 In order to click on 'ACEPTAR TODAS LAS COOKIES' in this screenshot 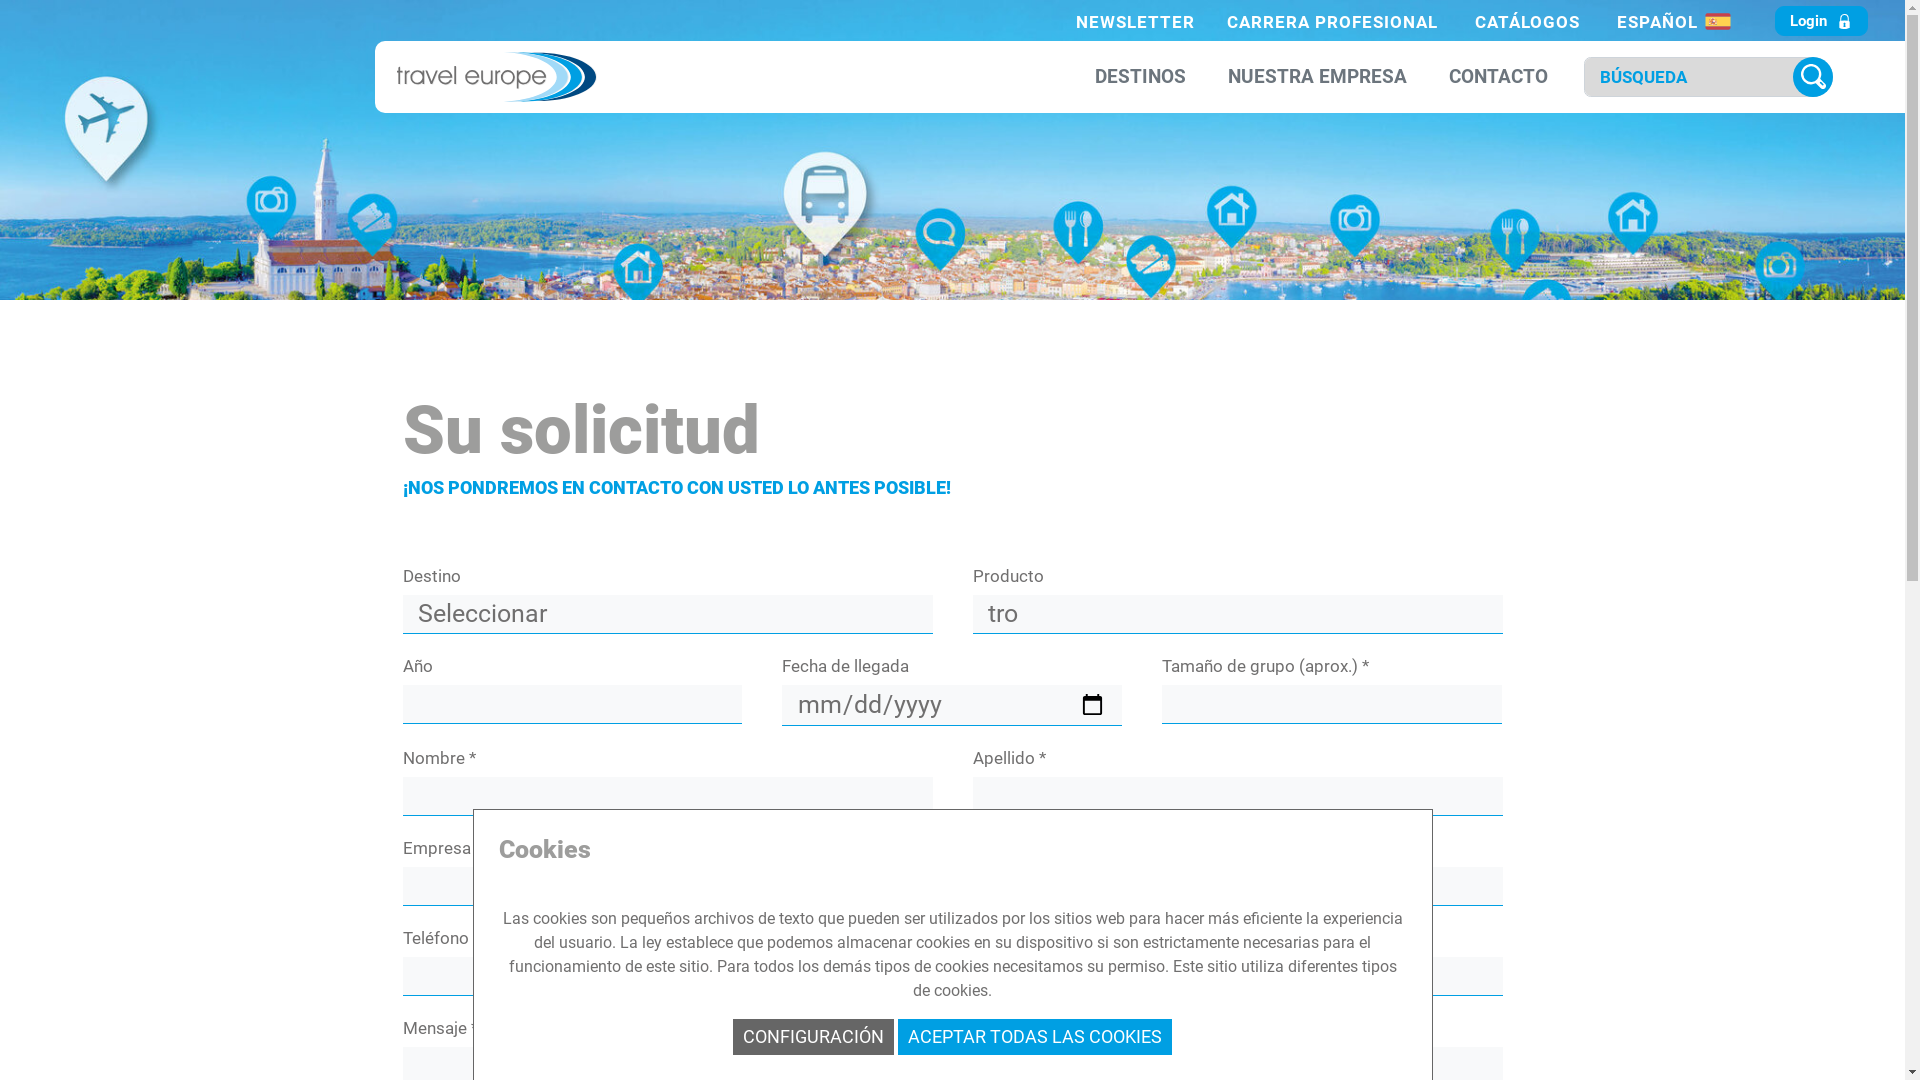, I will do `click(896, 1036)`.